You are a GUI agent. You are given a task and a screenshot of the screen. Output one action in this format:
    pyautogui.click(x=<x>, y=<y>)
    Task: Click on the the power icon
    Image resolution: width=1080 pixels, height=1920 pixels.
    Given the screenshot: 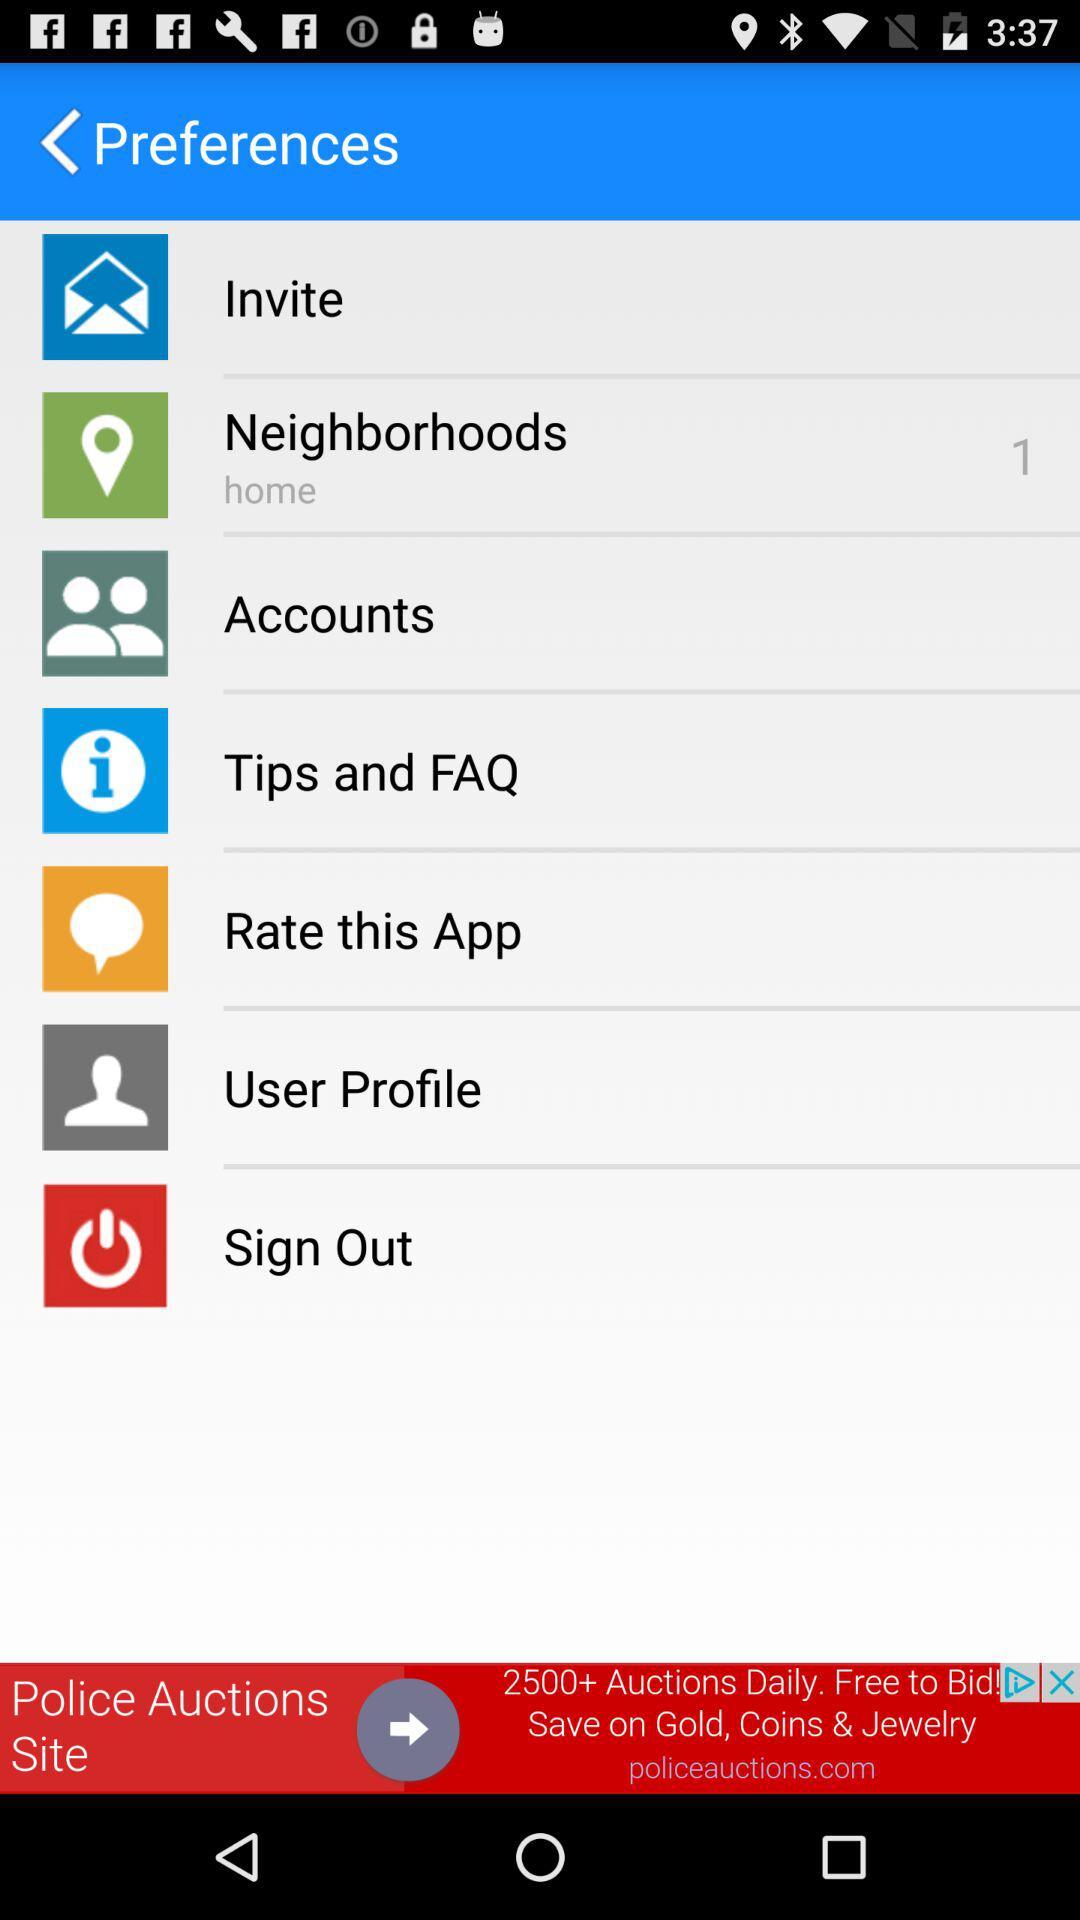 What is the action you would take?
    pyautogui.click(x=104, y=1333)
    